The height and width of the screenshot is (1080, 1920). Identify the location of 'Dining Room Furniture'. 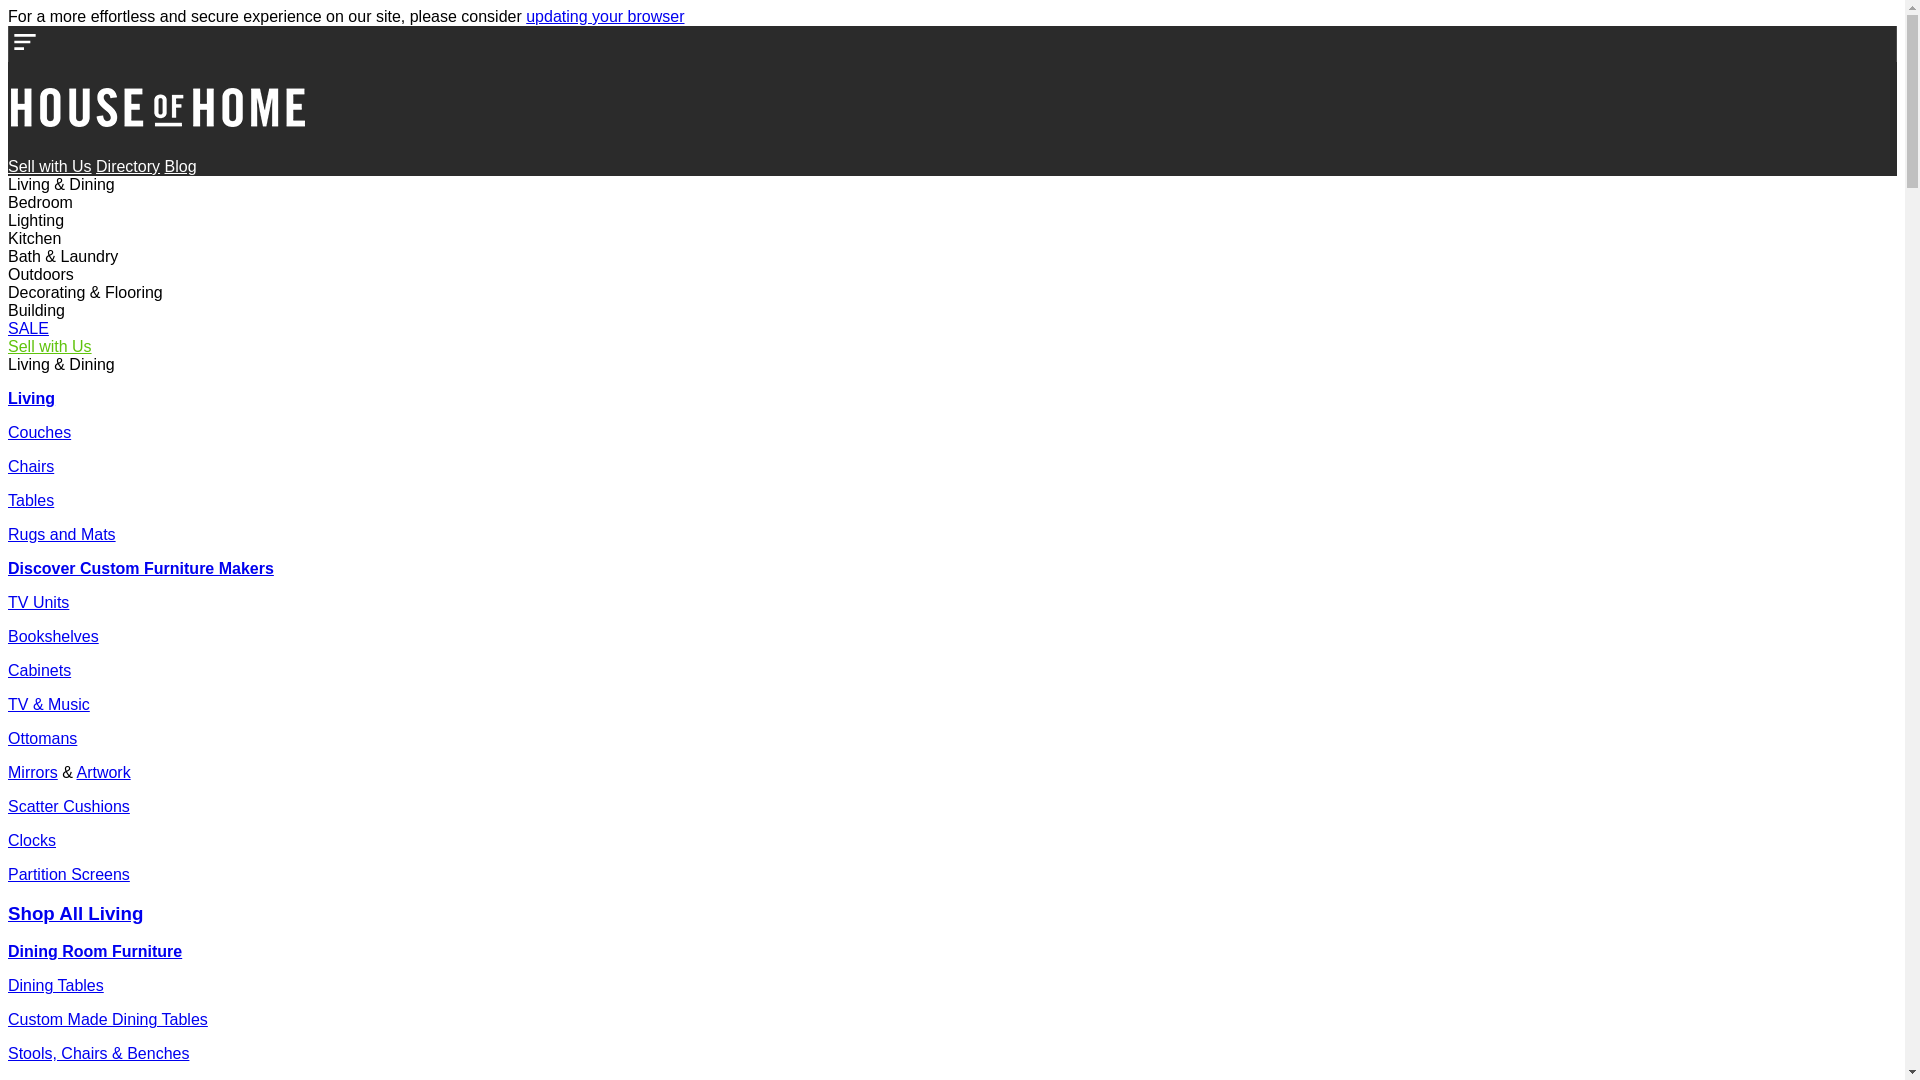
(8, 950).